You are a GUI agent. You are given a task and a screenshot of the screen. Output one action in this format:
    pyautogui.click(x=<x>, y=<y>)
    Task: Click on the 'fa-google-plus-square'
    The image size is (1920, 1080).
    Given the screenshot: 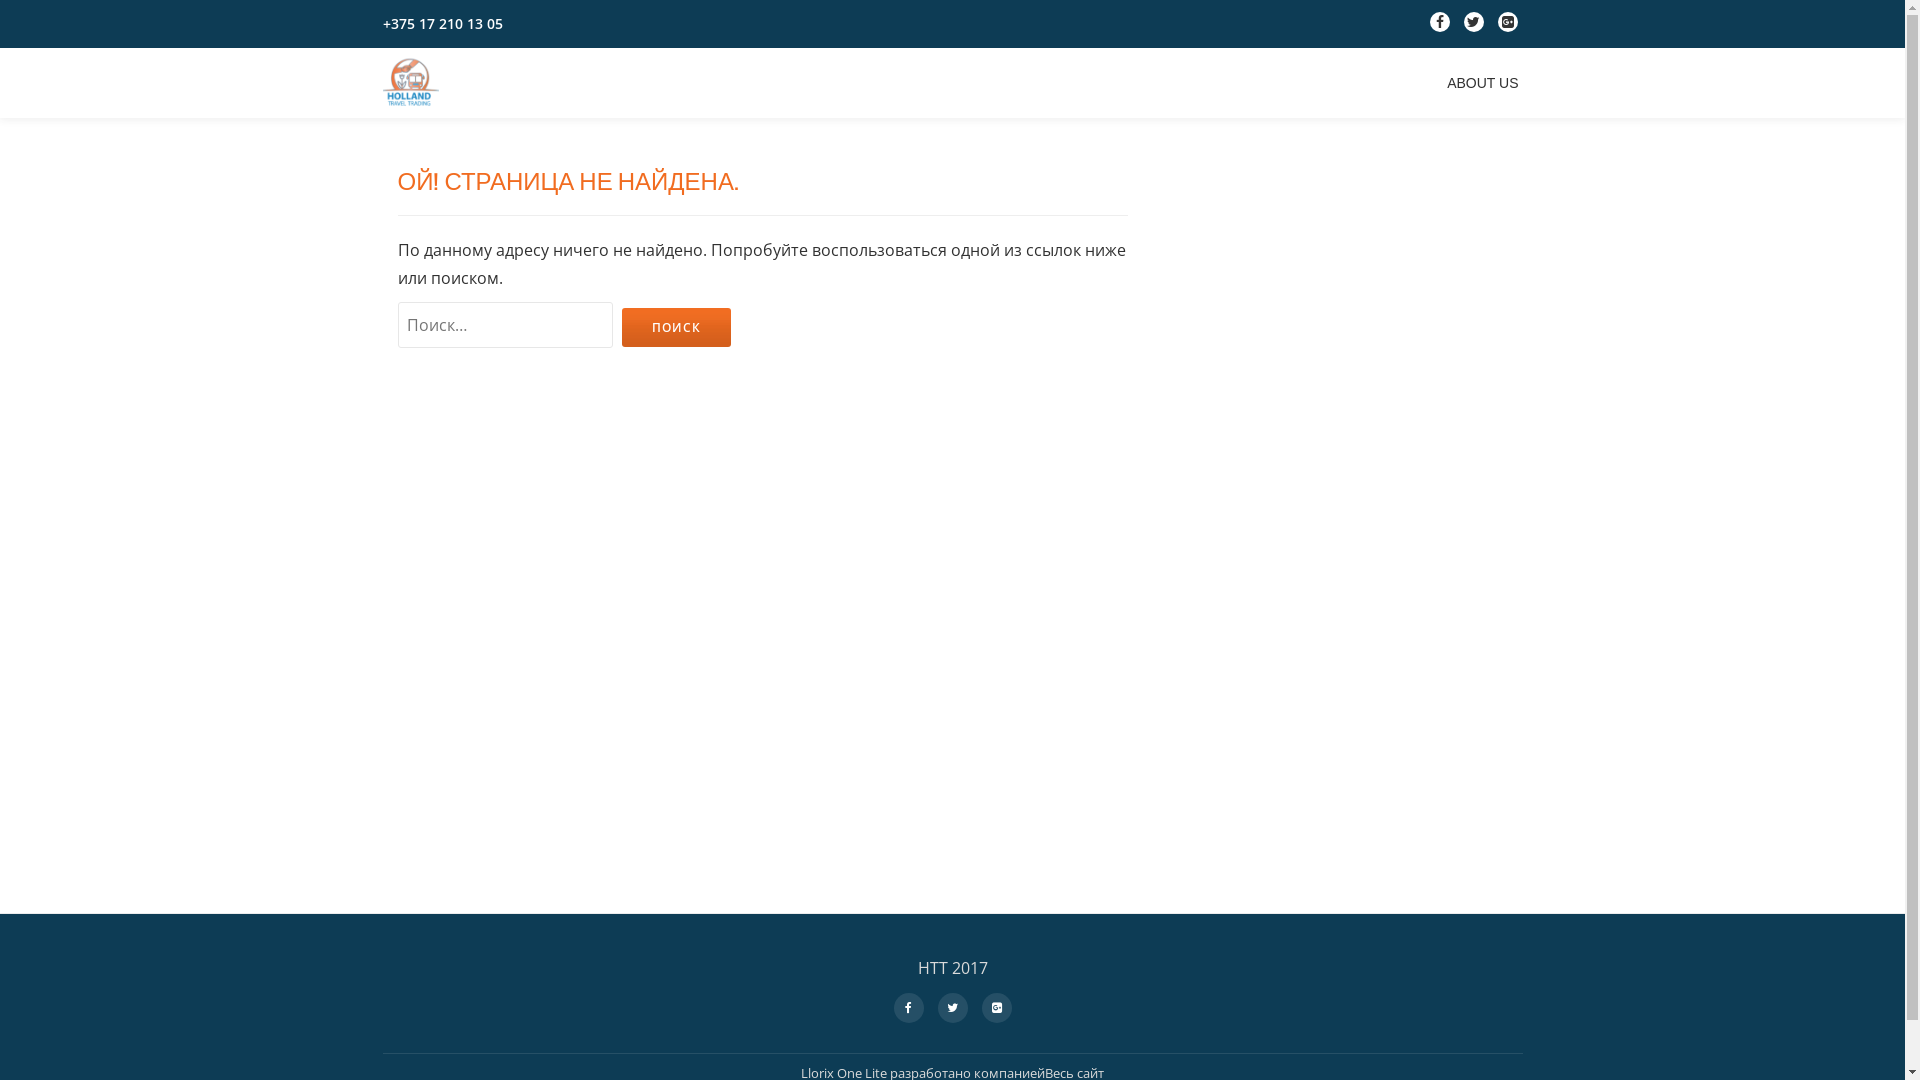 What is the action you would take?
    pyautogui.click(x=1497, y=26)
    